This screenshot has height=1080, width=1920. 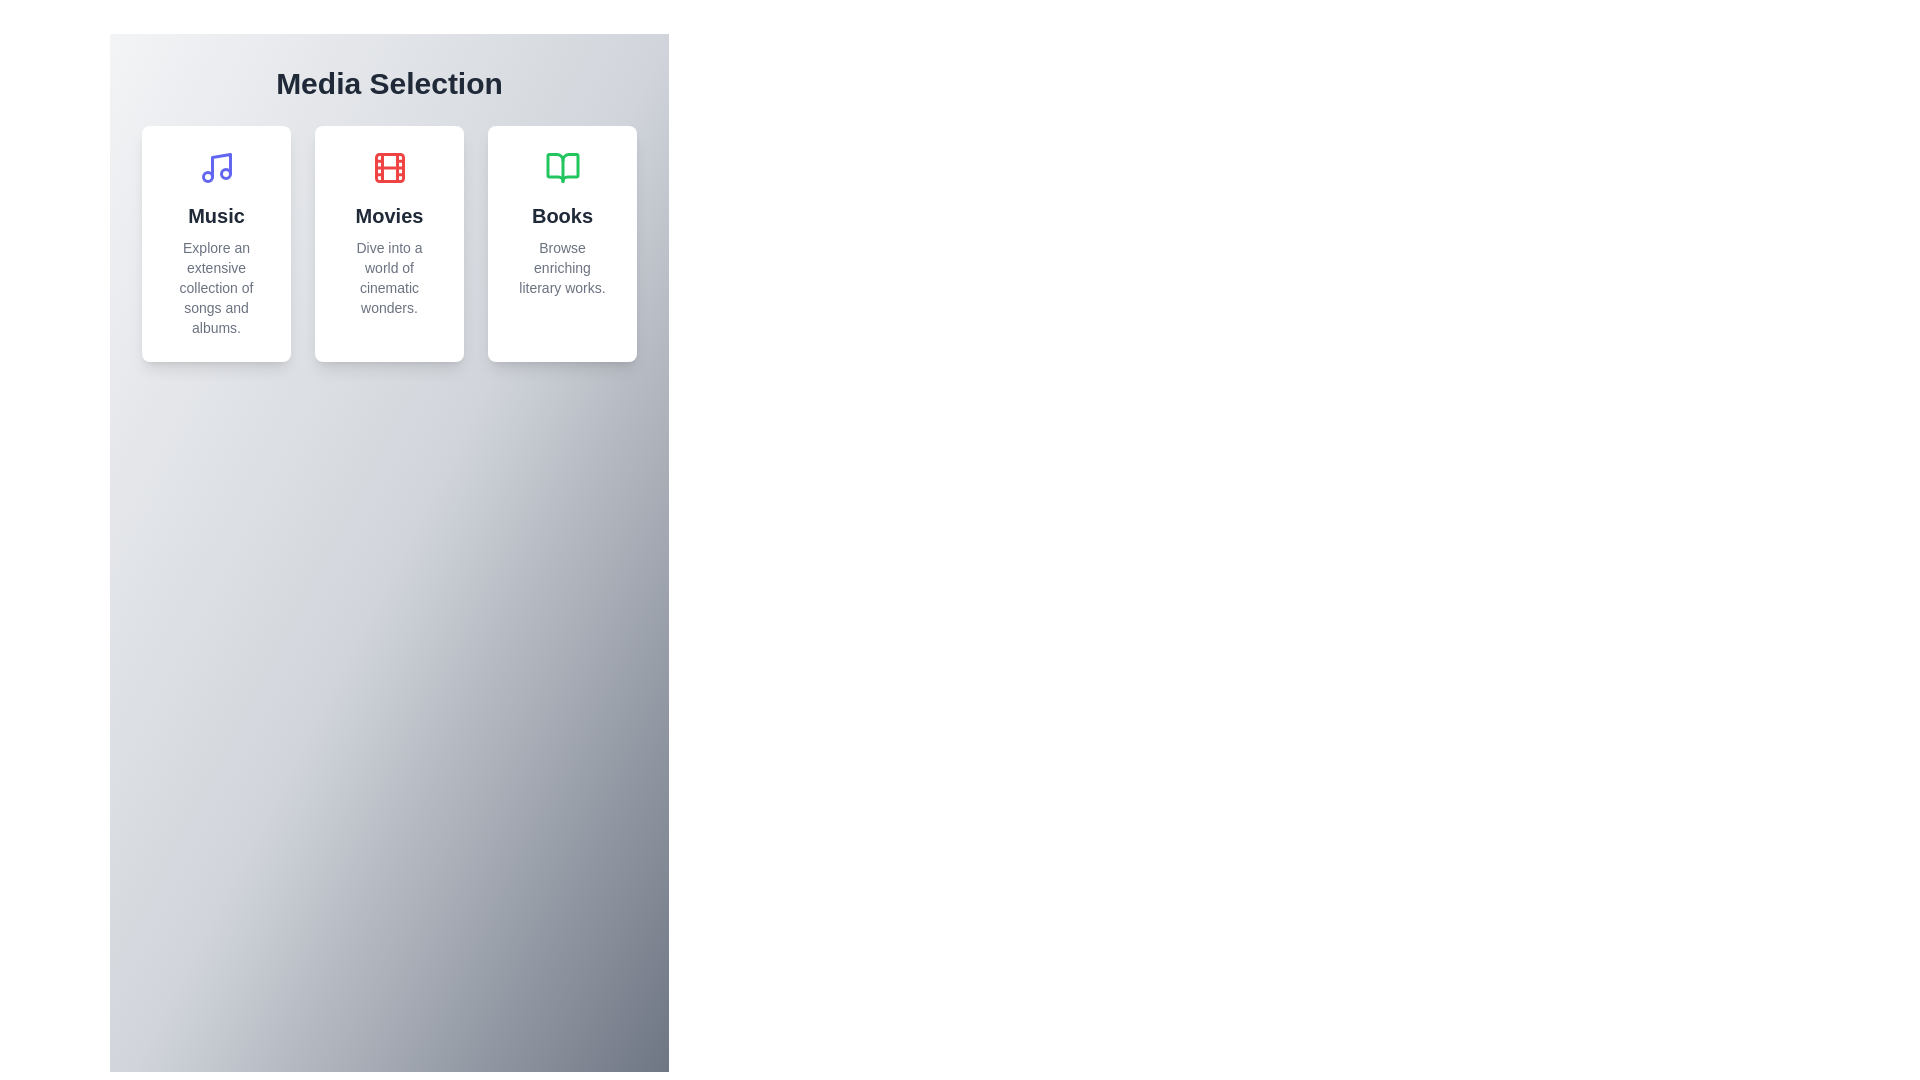 What do you see at coordinates (561, 216) in the screenshot?
I see `text label that serves as the title for the card, located in the middle section of the rightmost card, positioned below the green book icon and above the descriptive text 'Browse enriching literary works.'` at bounding box center [561, 216].